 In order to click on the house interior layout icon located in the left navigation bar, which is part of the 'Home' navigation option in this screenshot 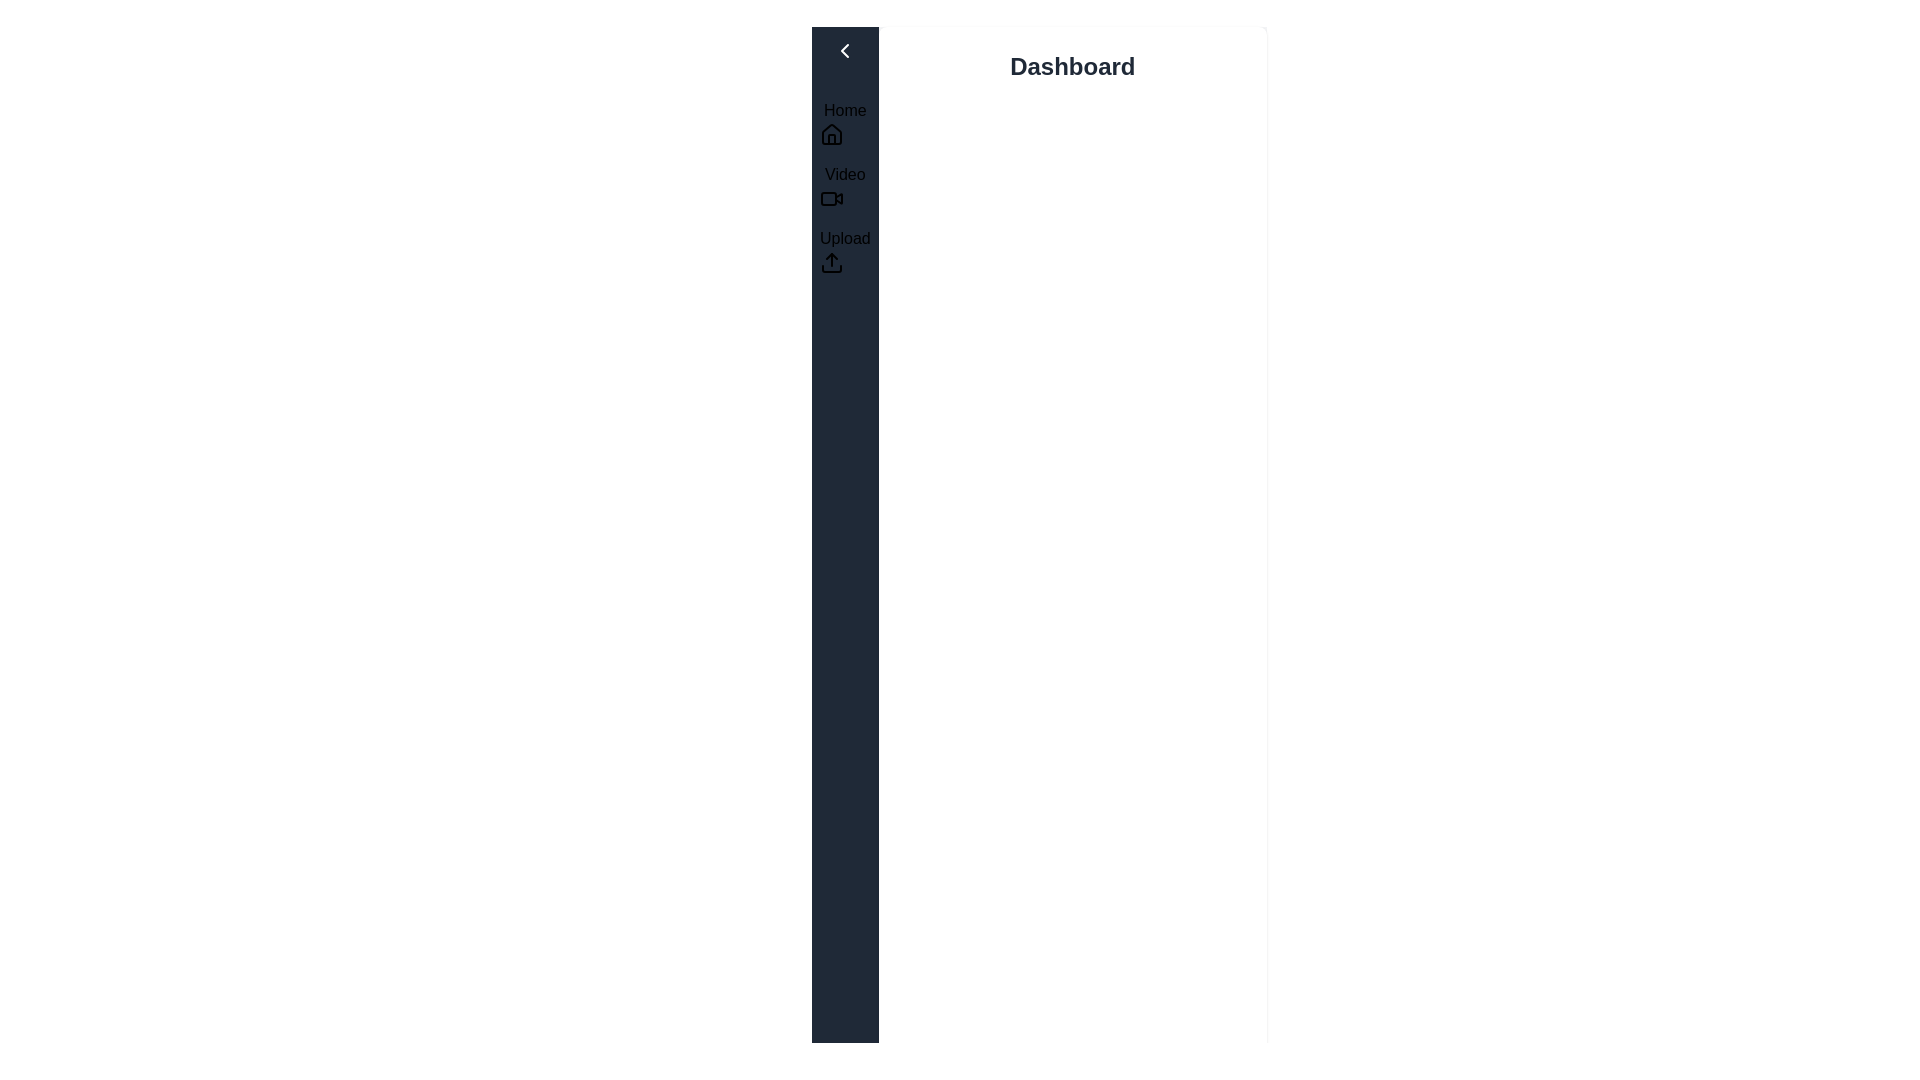, I will do `click(831, 138)`.